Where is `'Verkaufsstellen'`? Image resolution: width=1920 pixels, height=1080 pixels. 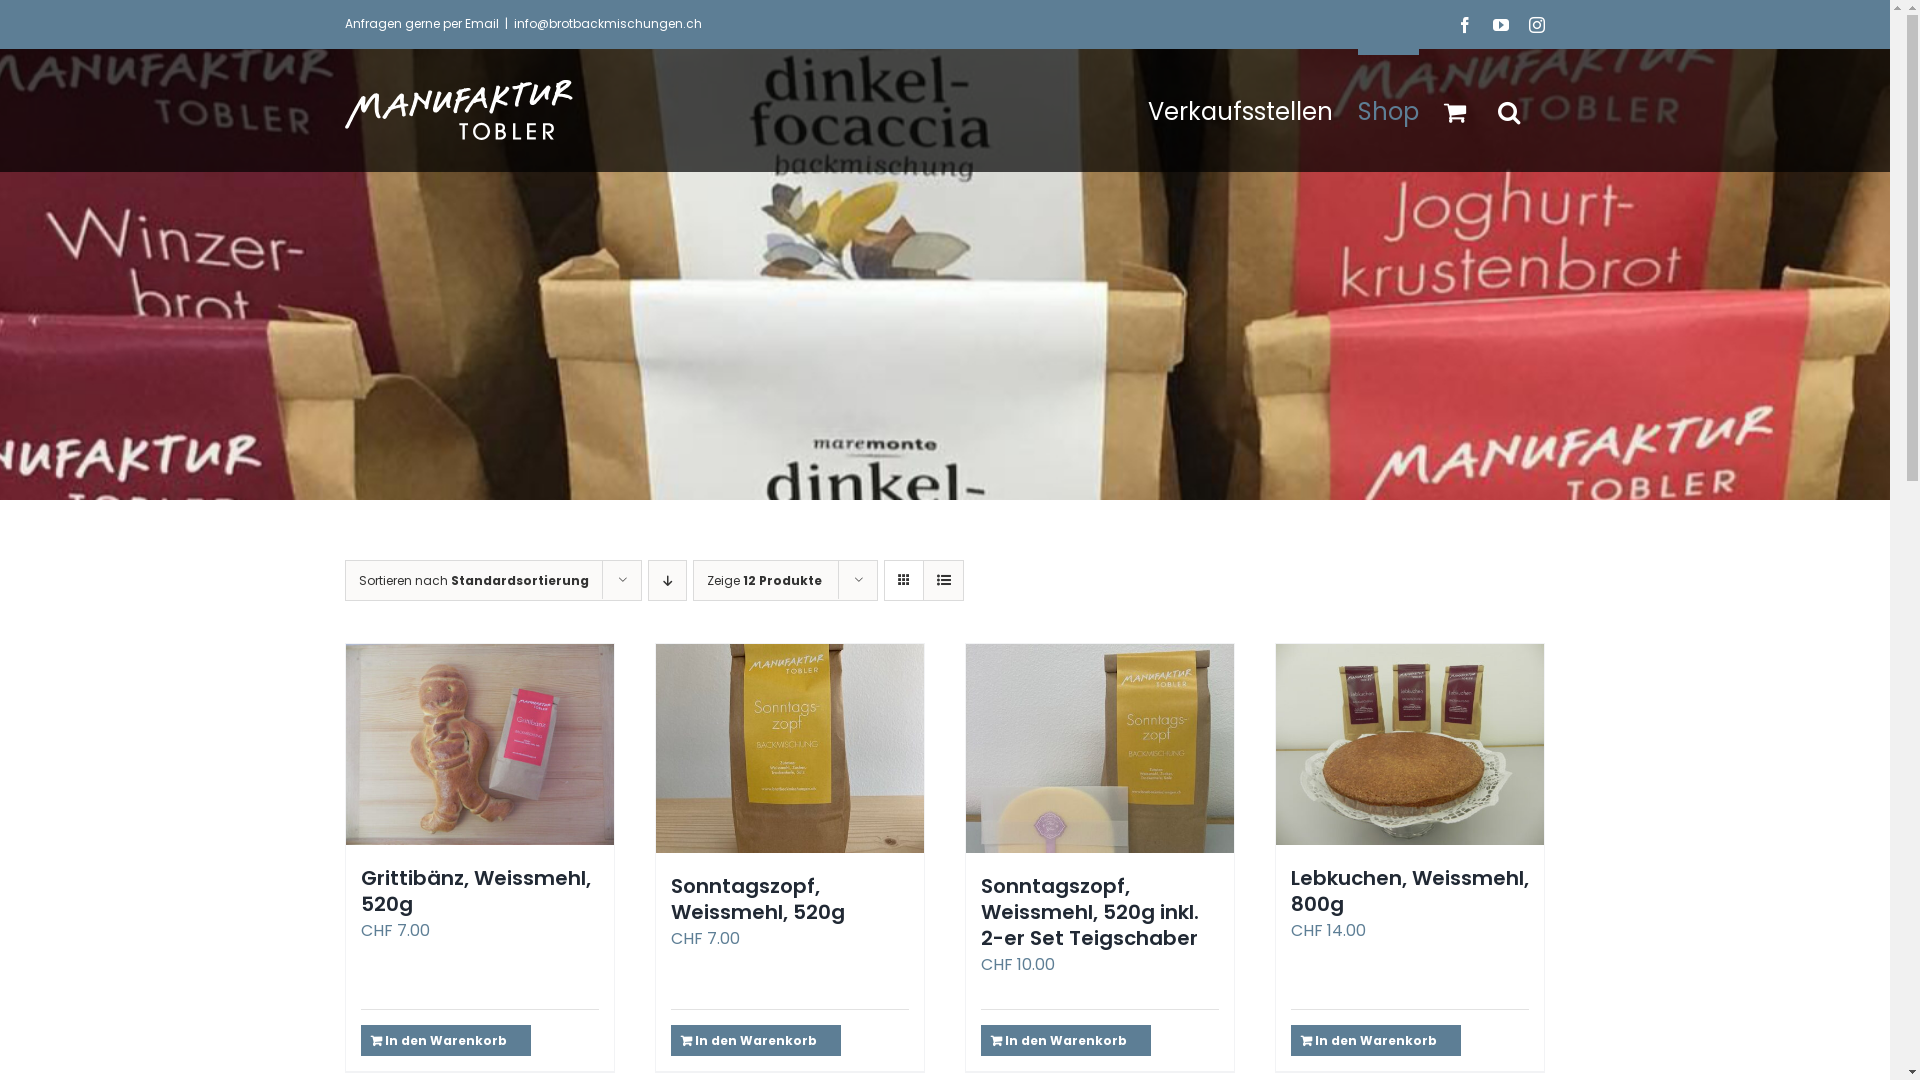
'Verkaufsstellen' is located at coordinates (1239, 108).